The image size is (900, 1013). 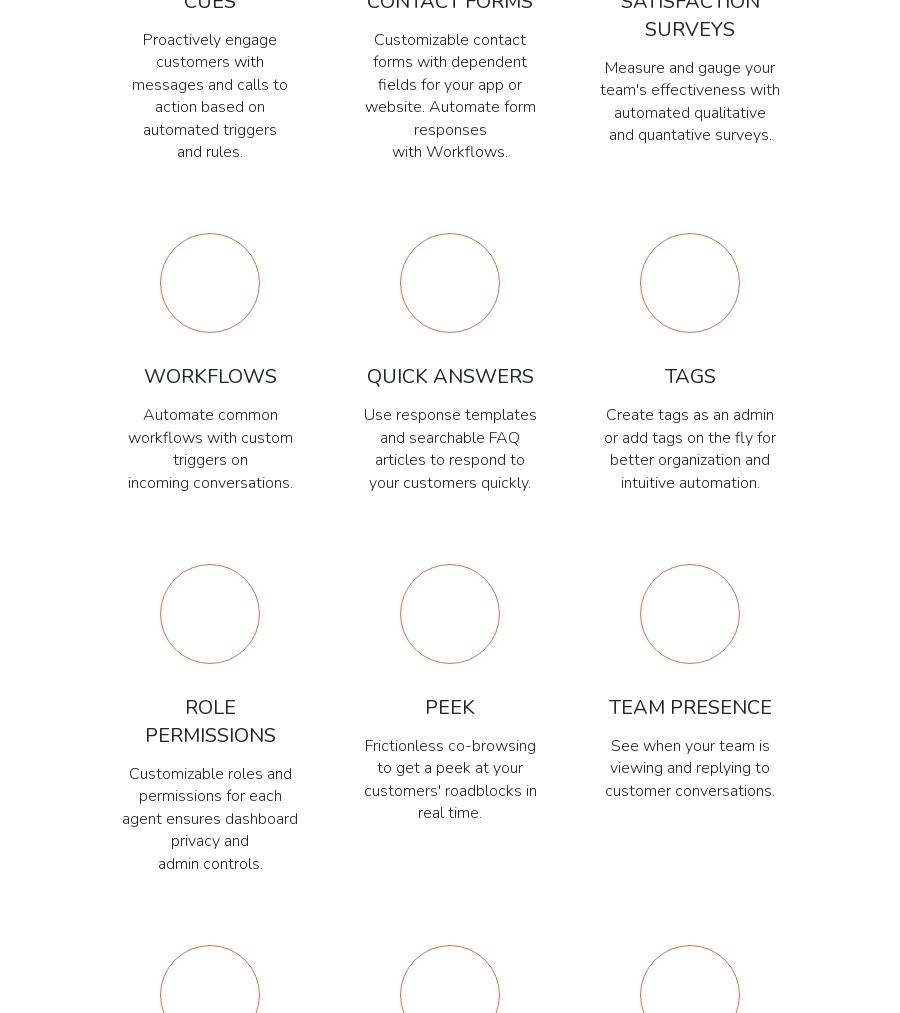 I want to click on 'Frictionless co-browsing to get a peek at your customers' roadblocks in real time.', so click(x=449, y=779).